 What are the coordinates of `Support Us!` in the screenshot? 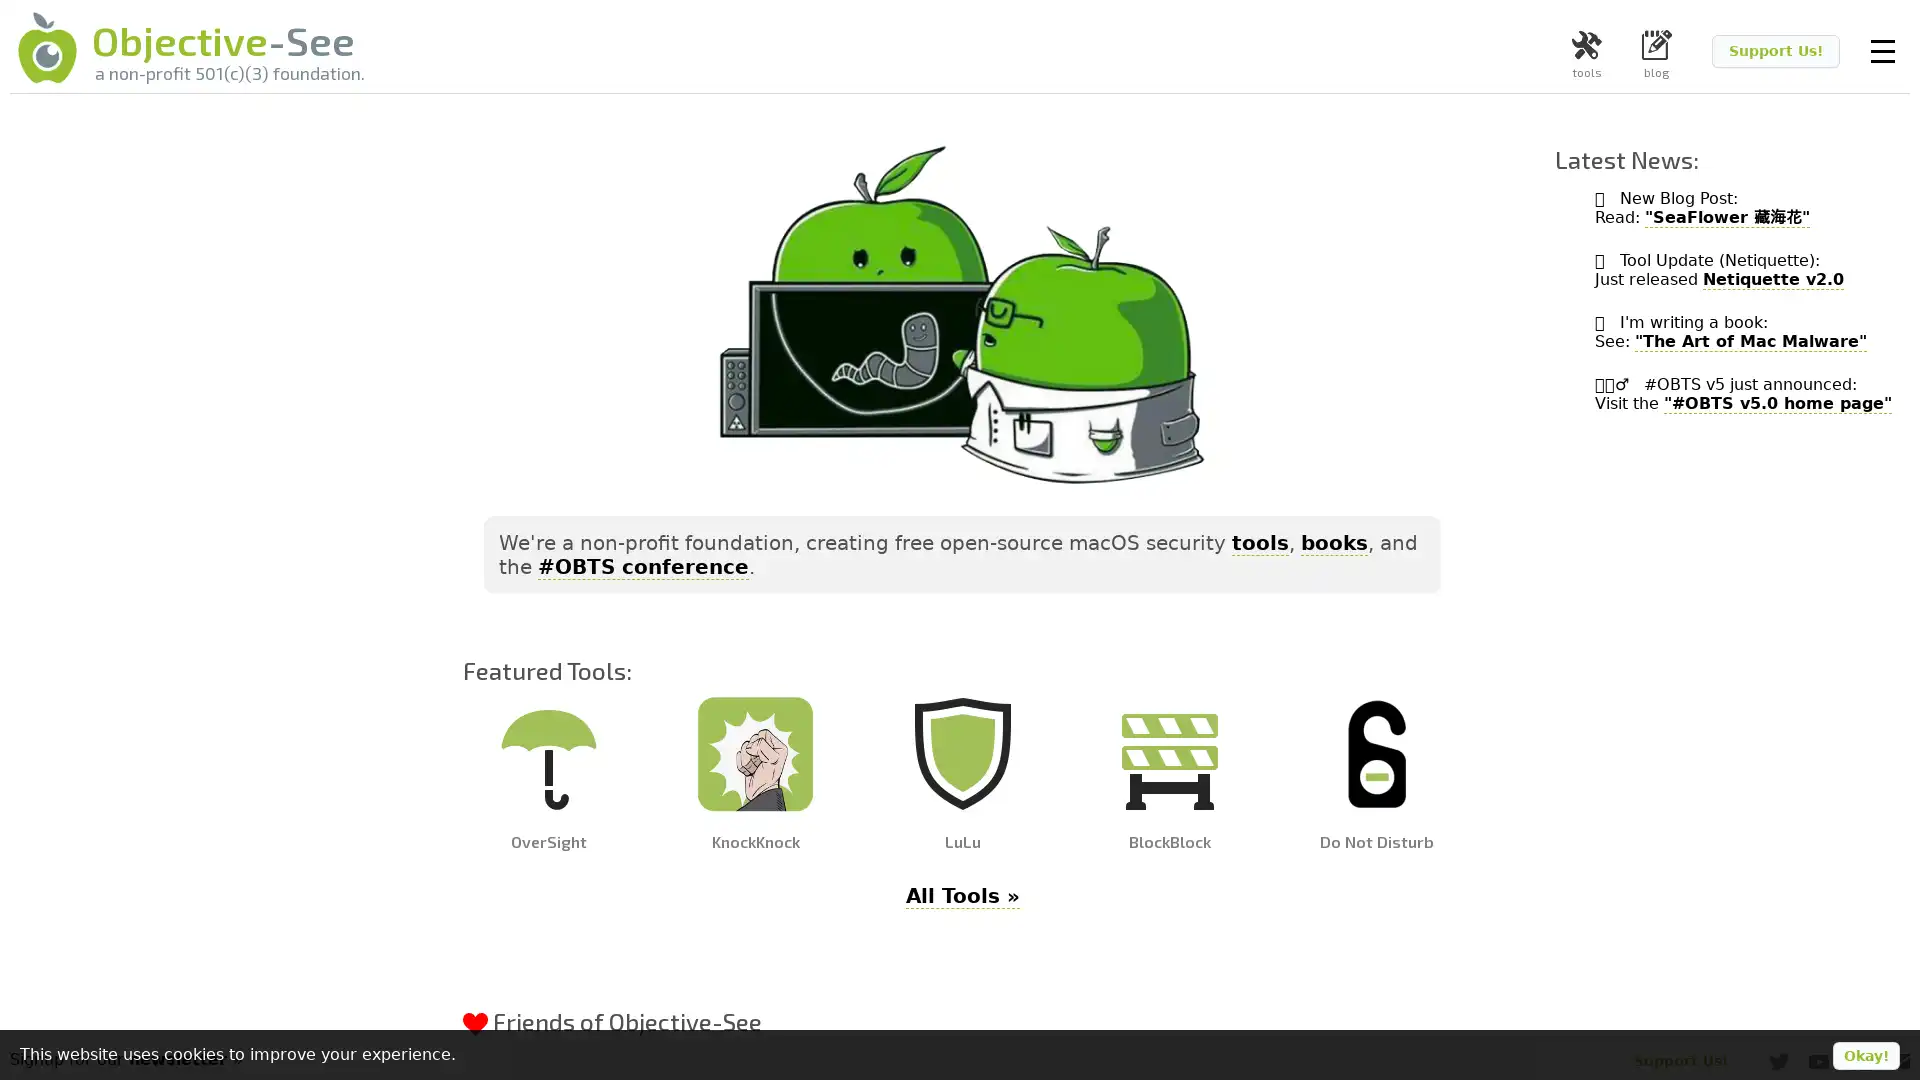 It's located at (1680, 1059).